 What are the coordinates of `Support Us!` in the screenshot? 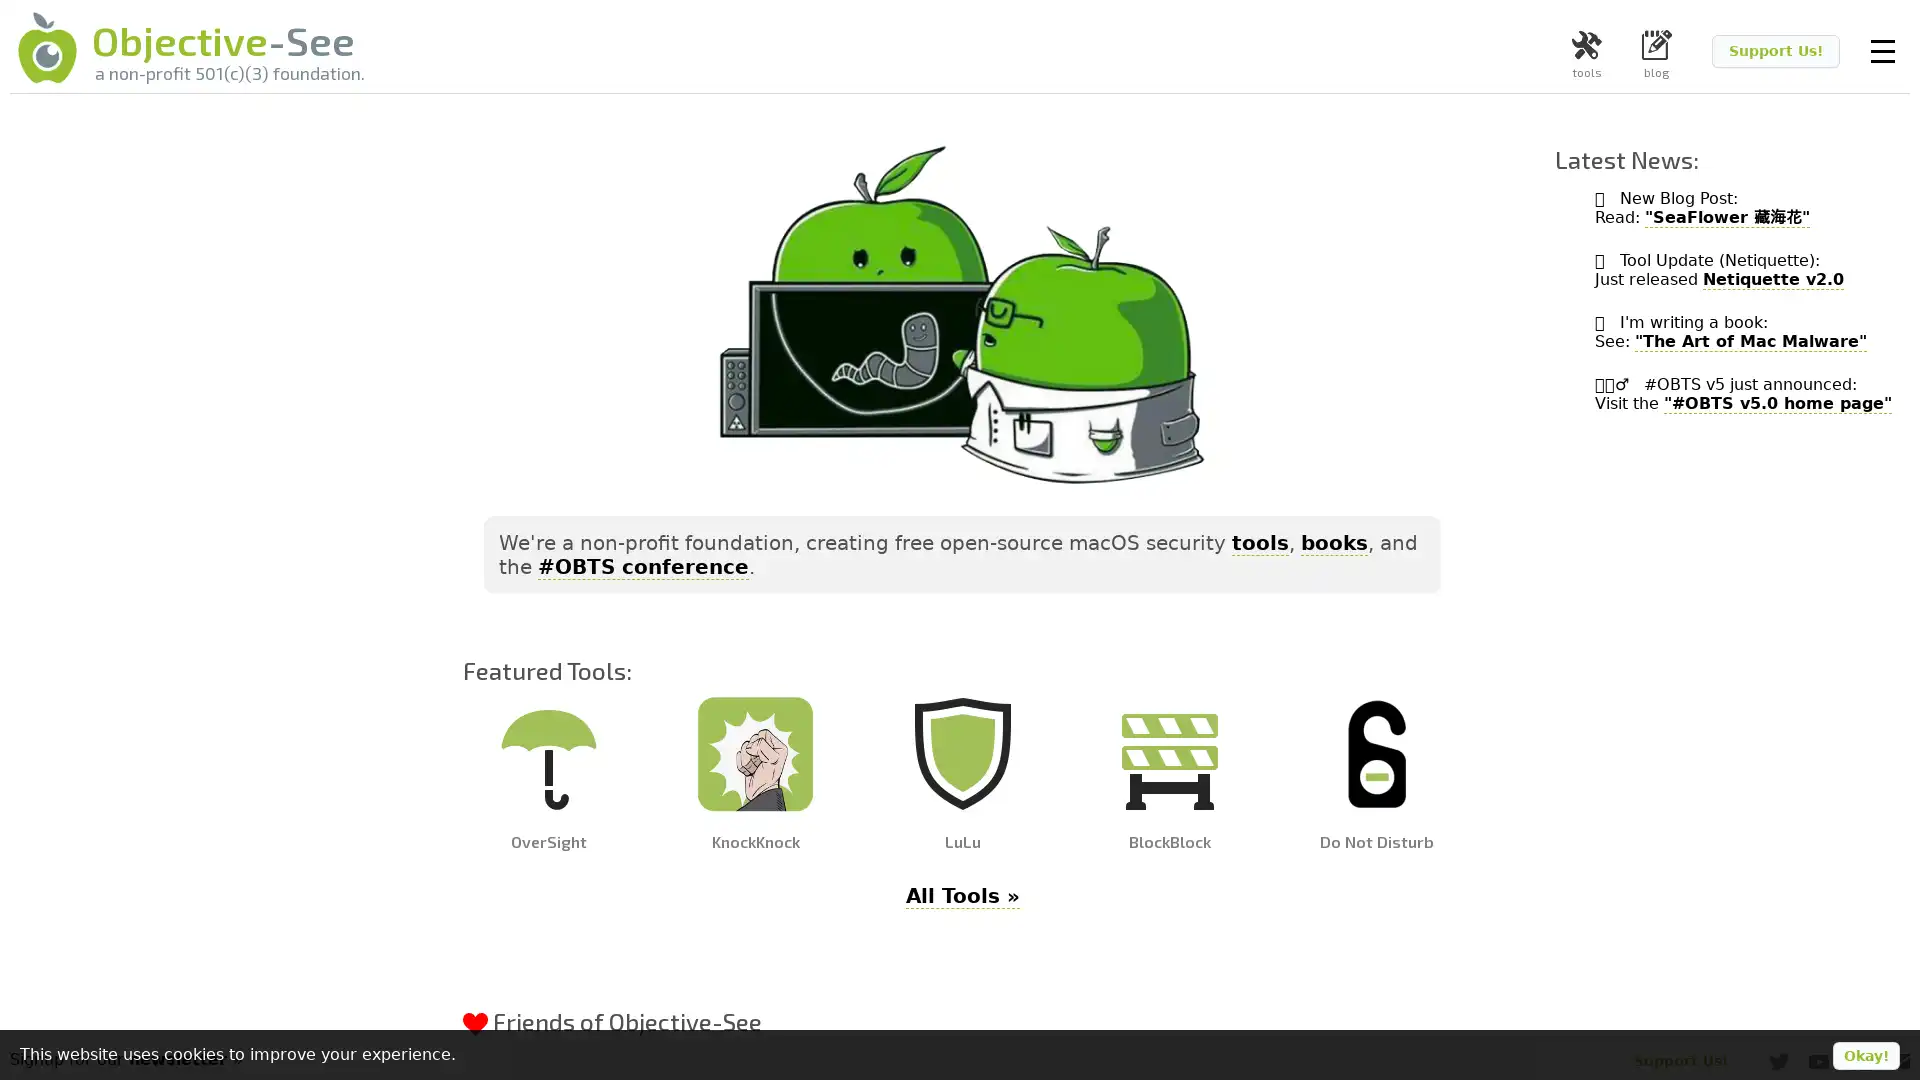 It's located at (1680, 1059).